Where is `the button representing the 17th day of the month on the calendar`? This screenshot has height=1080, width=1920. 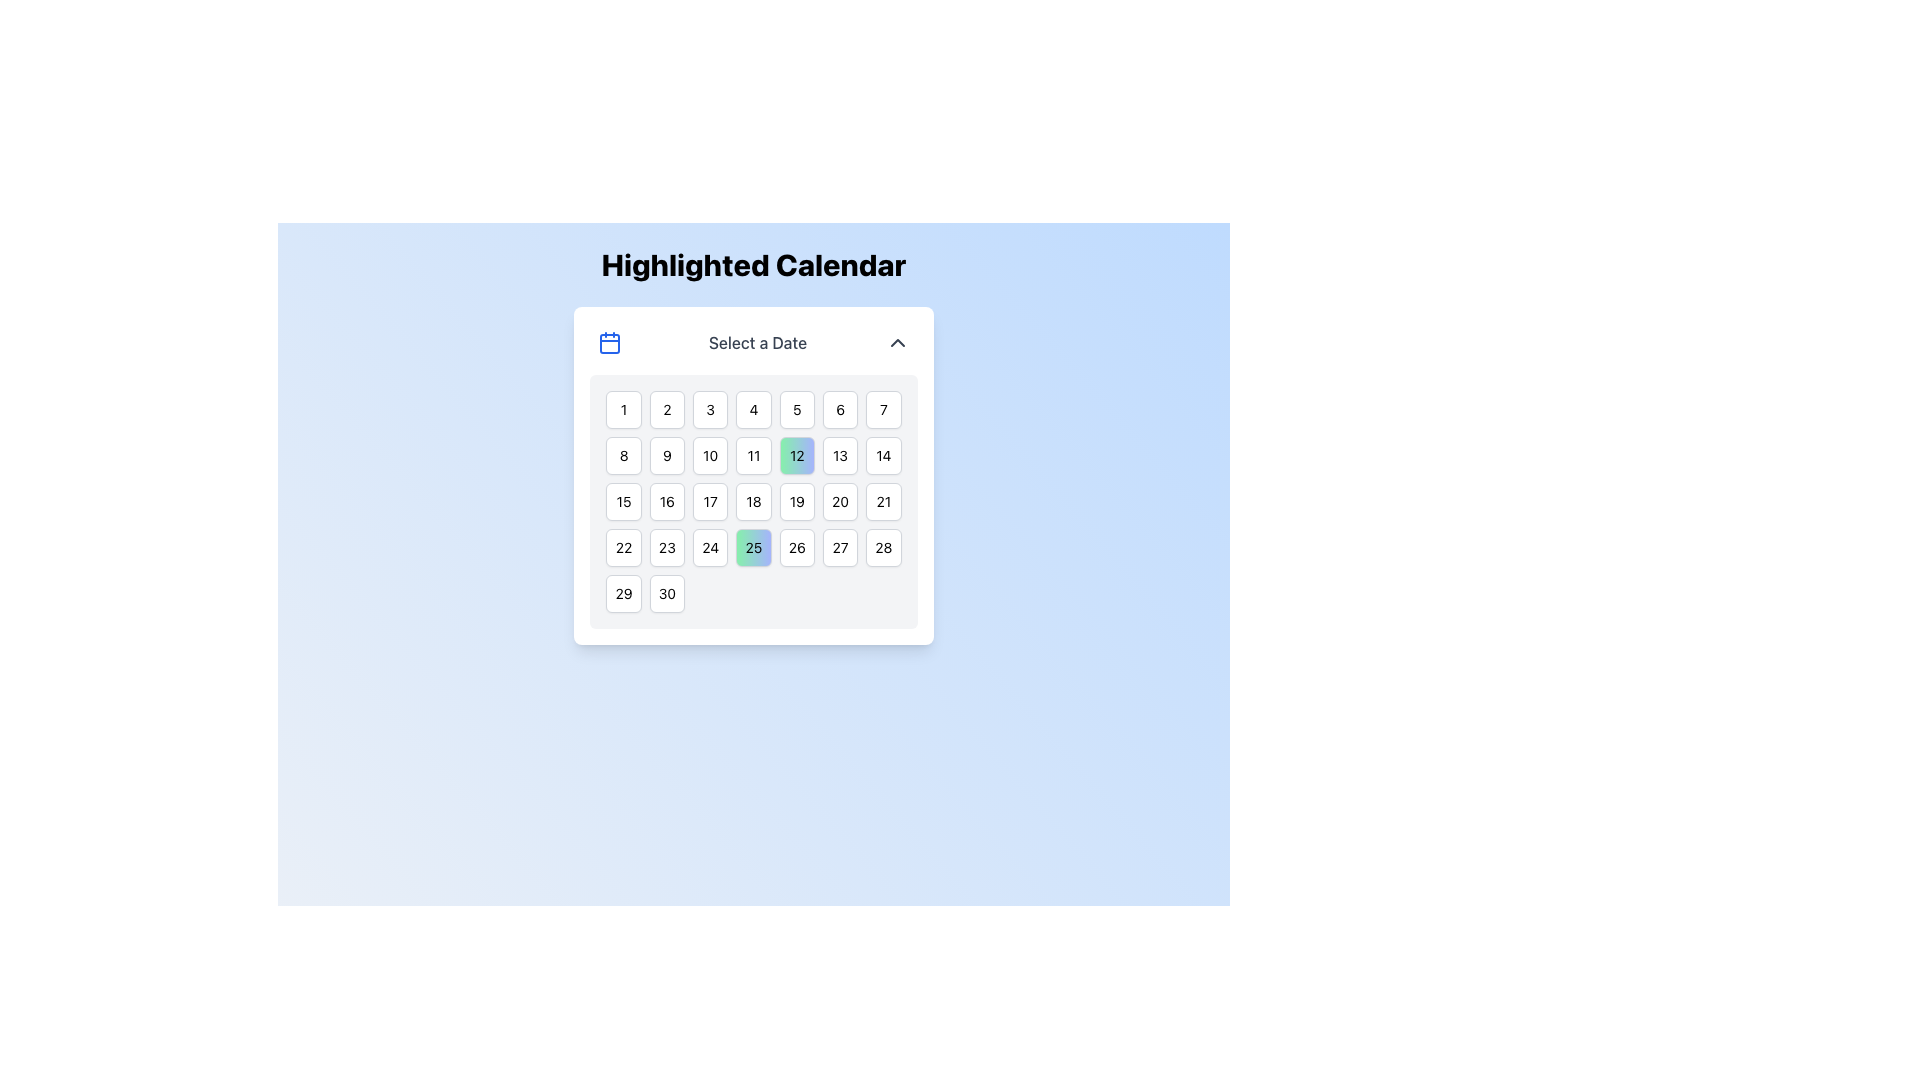
the button representing the 17th day of the month on the calendar is located at coordinates (710, 500).